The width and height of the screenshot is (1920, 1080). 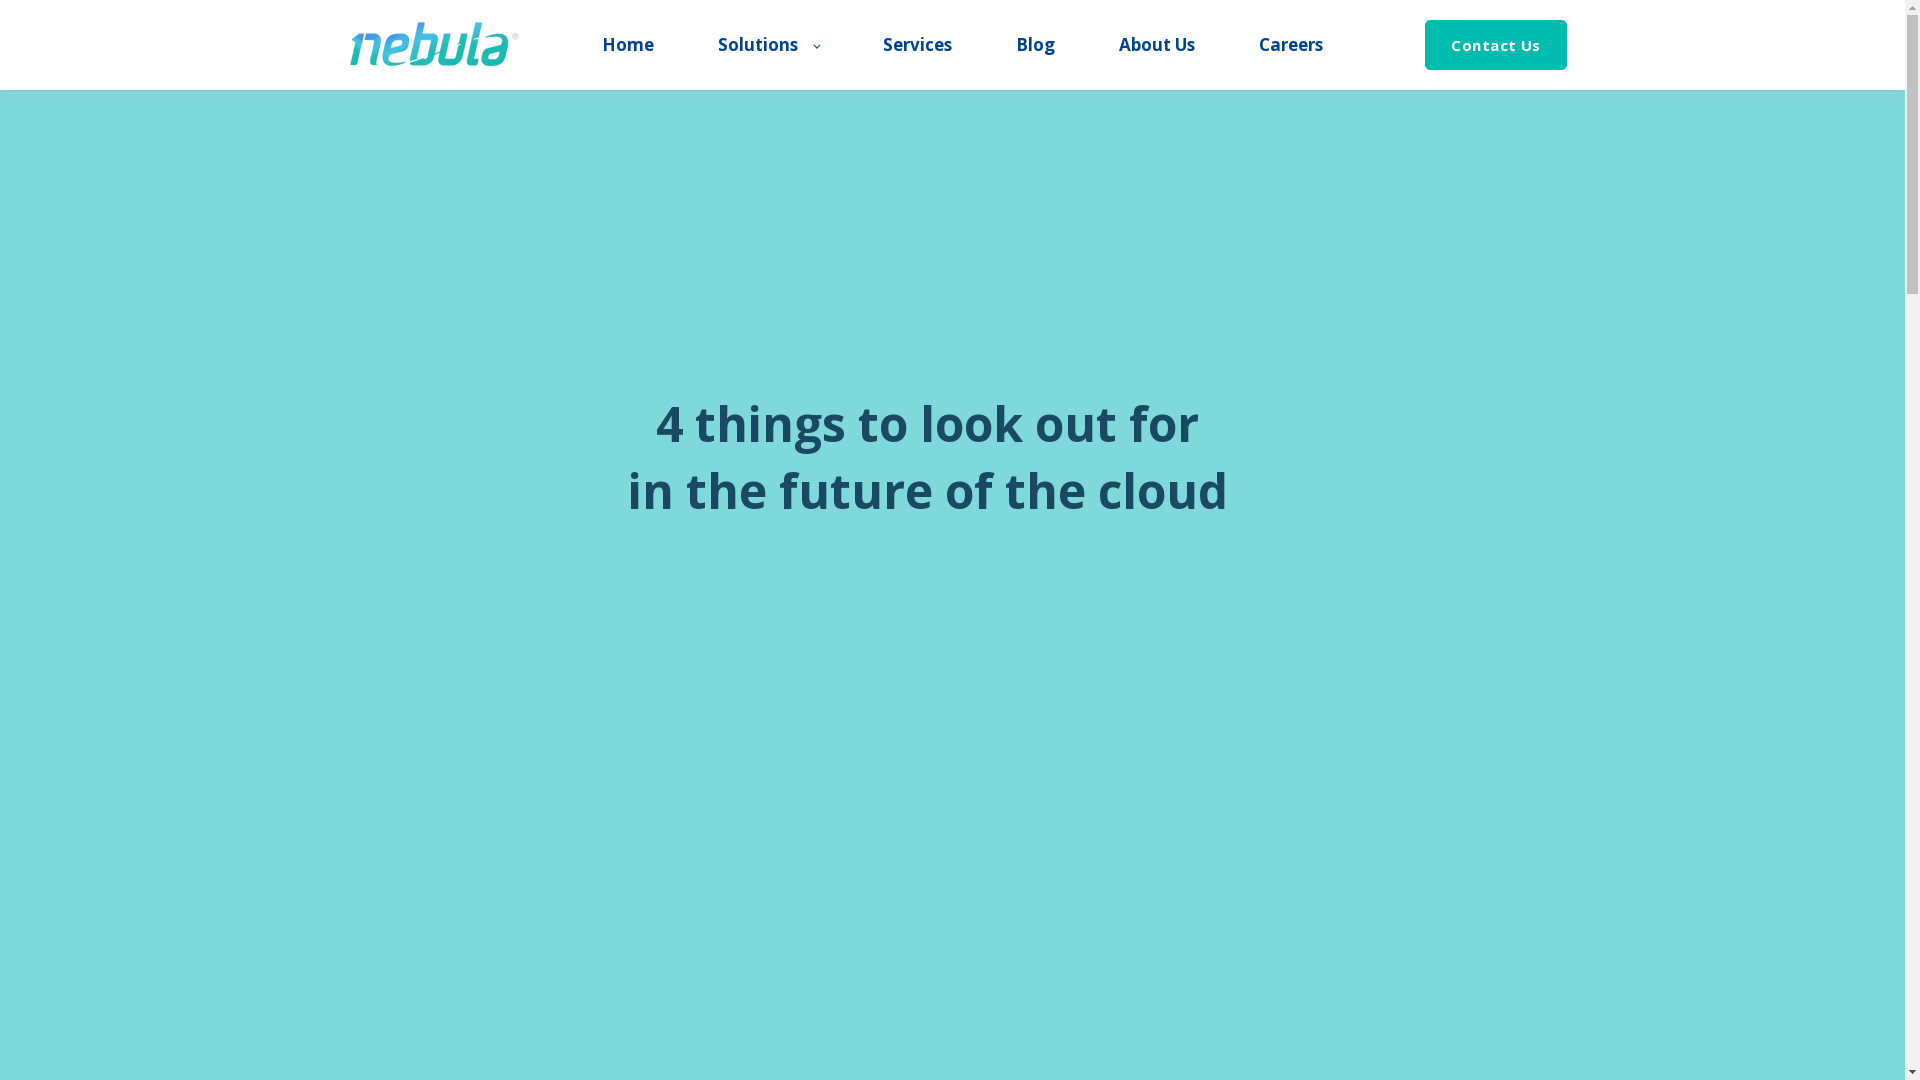 I want to click on 'Contact Us', so click(x=1496, y=45).